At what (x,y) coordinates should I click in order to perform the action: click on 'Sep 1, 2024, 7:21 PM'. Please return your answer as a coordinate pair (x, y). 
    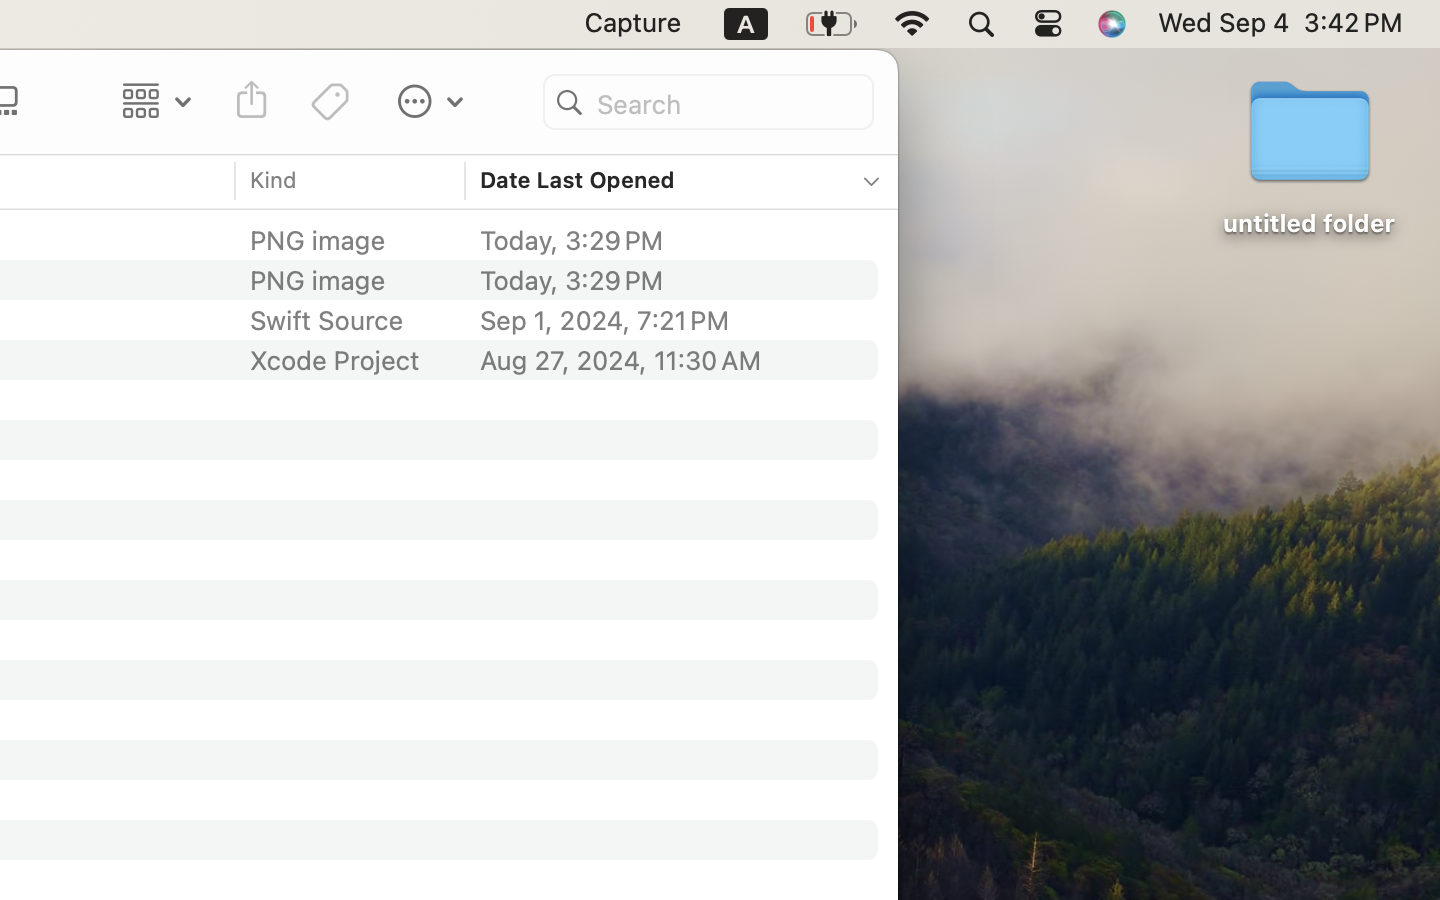
    Looking at the image, I should click on (666, 319).